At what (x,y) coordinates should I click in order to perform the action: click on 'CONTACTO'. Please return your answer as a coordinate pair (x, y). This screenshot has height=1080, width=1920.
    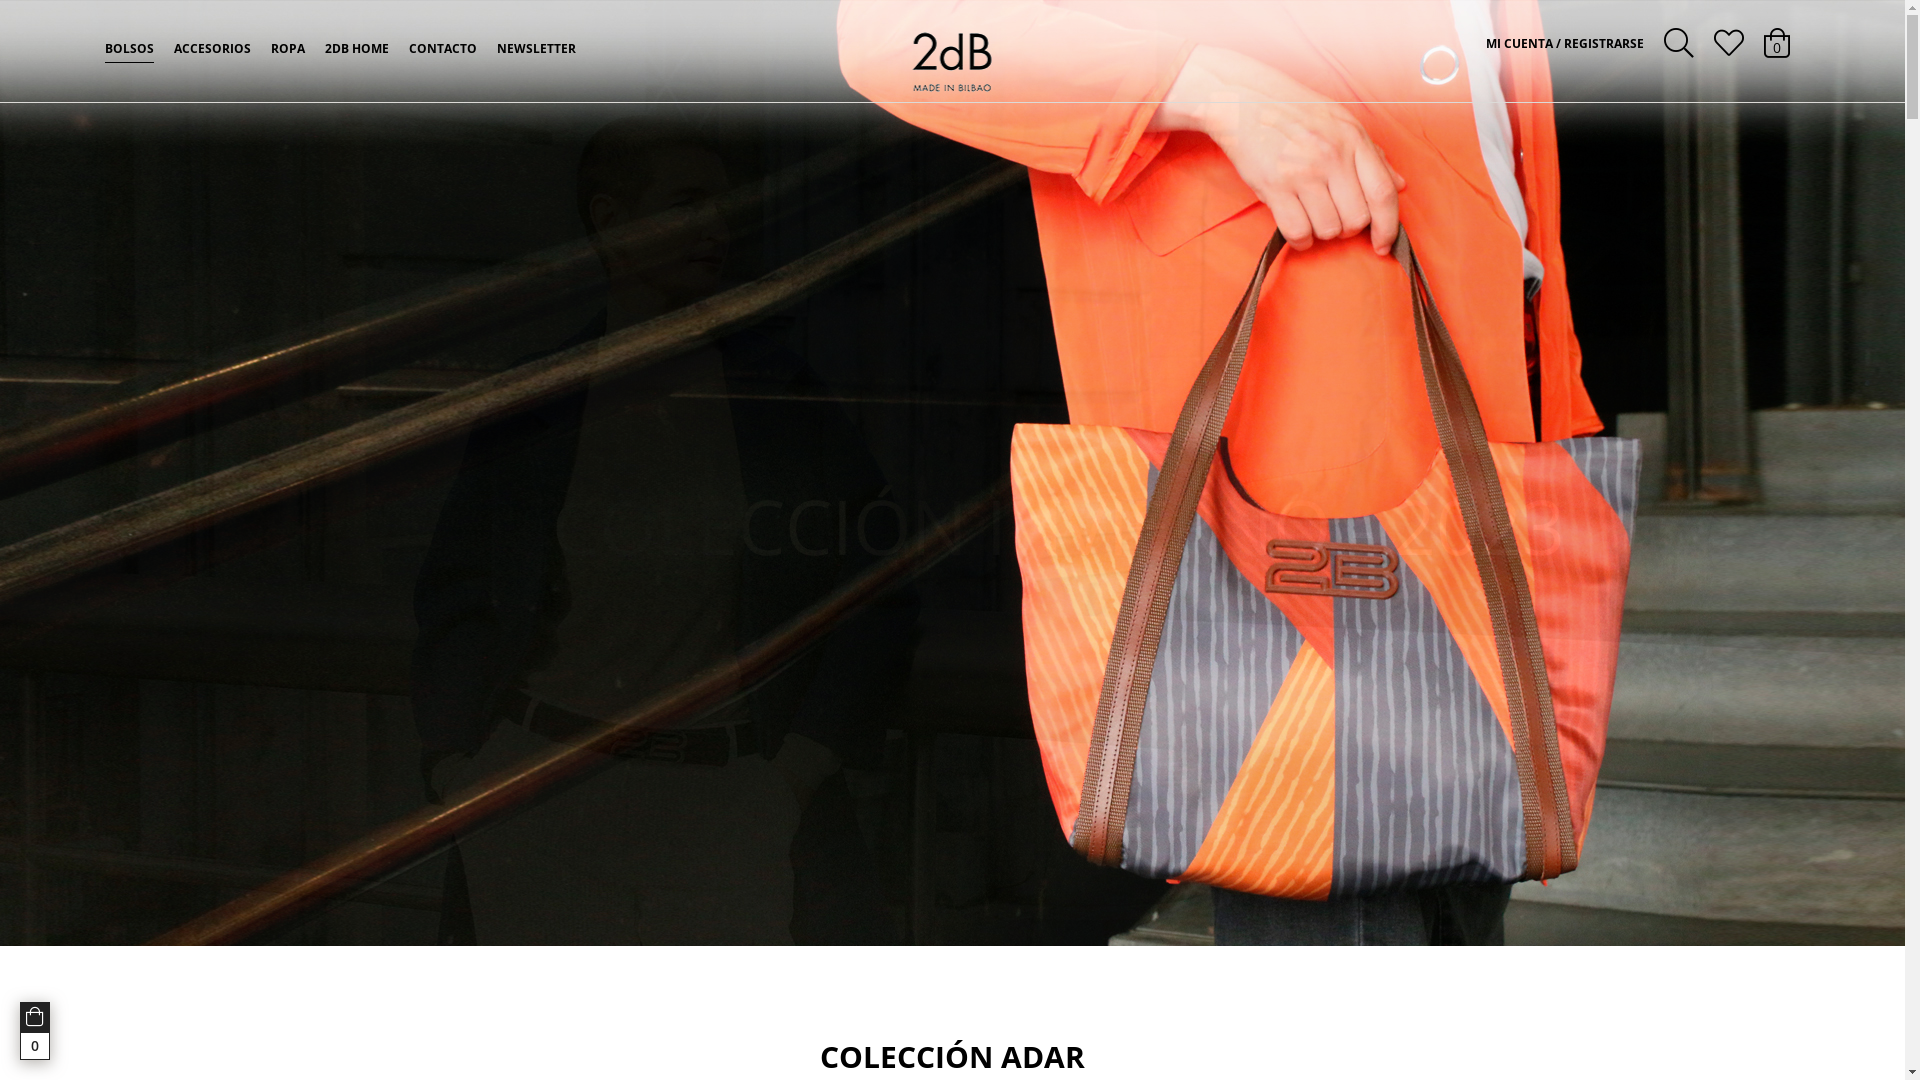
    Looking at the image, I should click on (441, 48).